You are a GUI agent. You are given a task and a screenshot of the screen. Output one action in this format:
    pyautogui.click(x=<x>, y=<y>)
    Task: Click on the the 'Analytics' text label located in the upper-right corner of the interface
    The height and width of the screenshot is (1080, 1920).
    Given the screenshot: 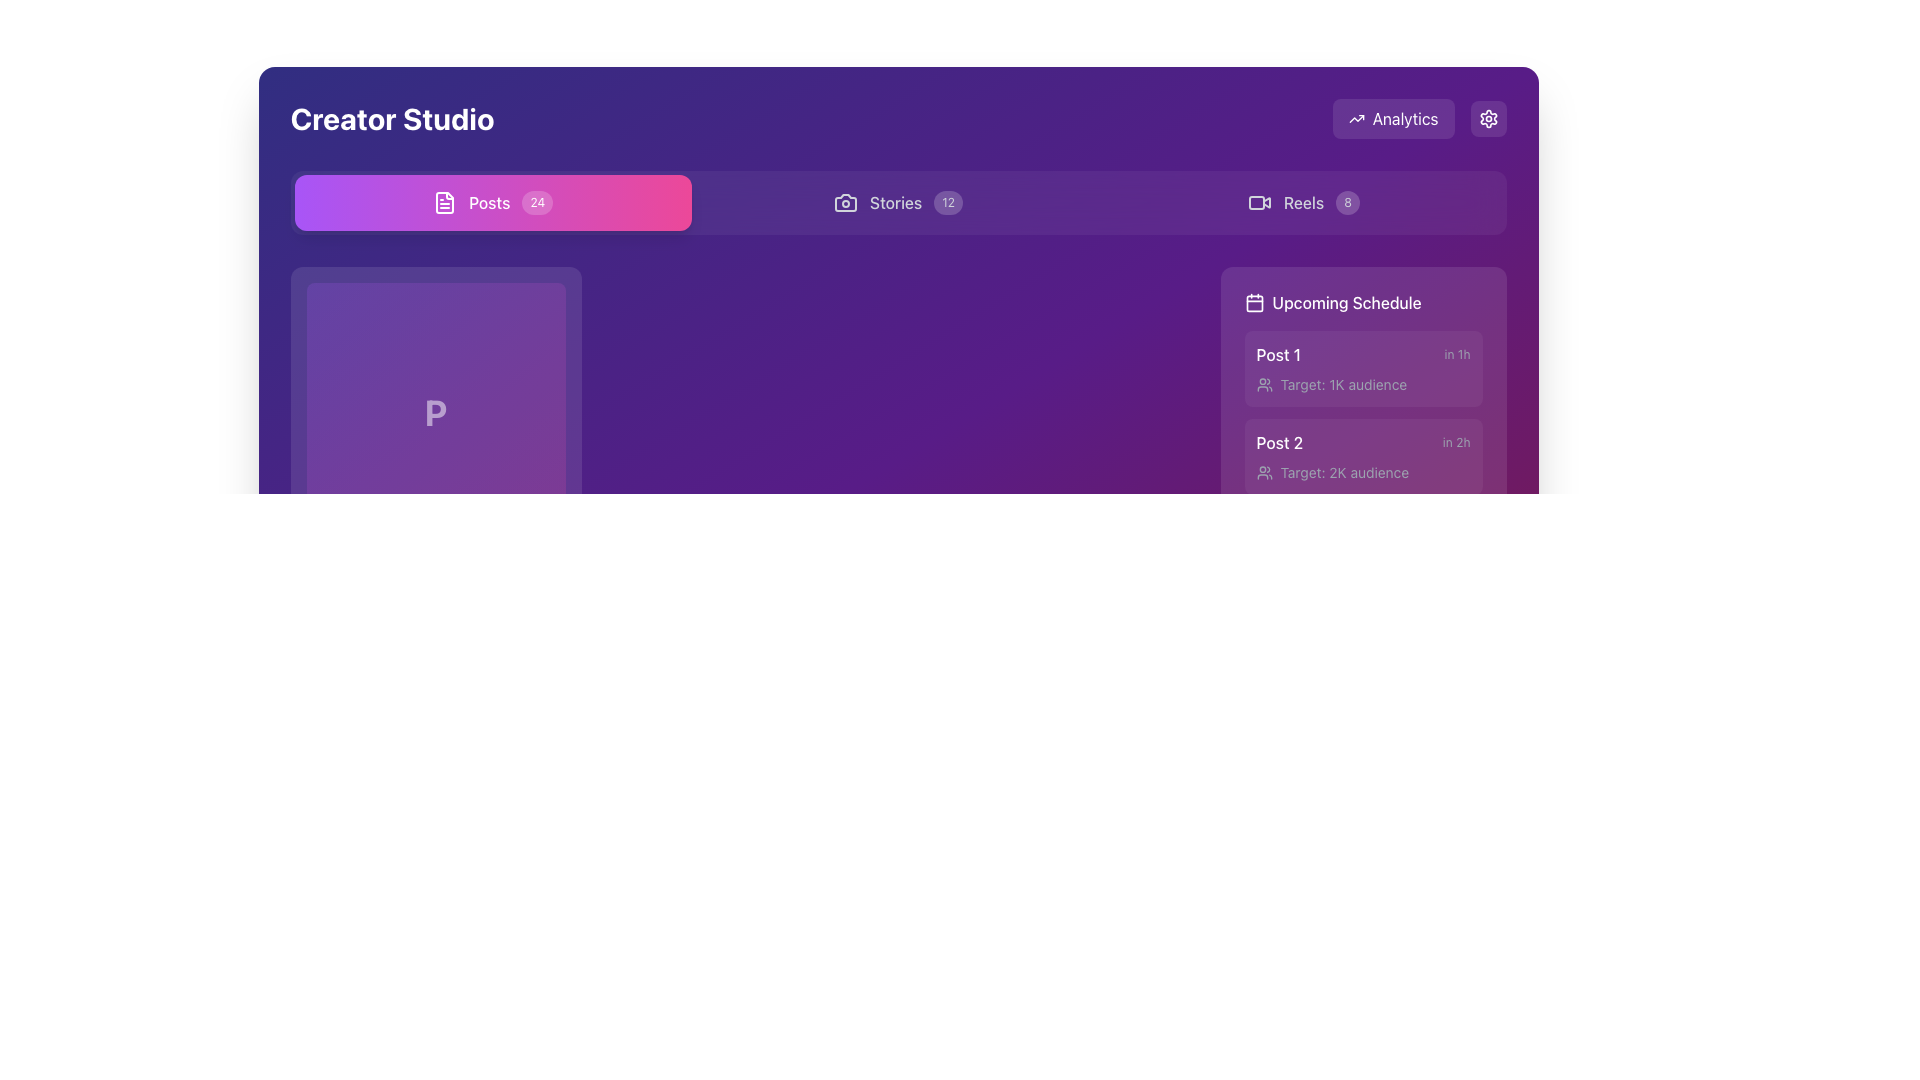 What is the action you would take?
    pyautogui.click(x=1418, y=119)
    